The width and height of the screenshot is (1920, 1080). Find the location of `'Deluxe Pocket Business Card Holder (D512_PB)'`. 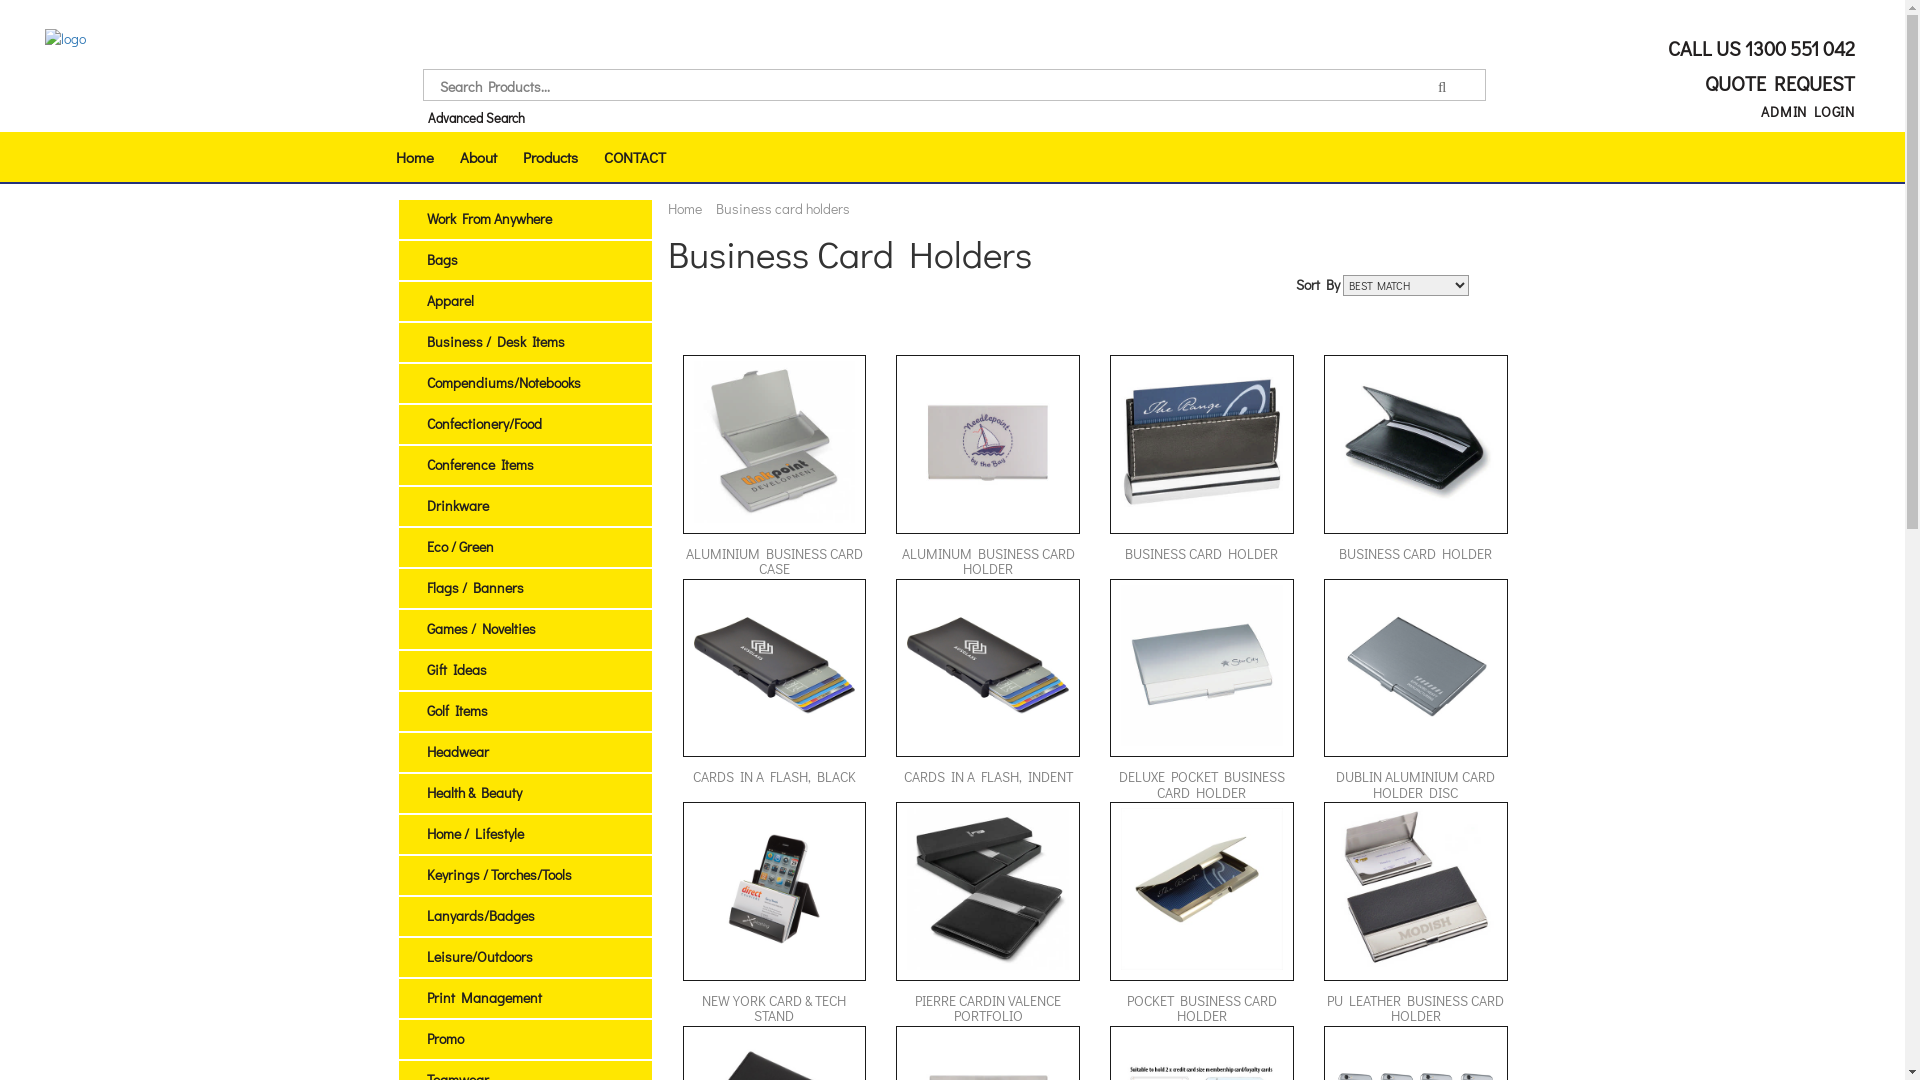

'Deluxe Pocket Business Card Holder (D512_PB)' is located at coordinates (1200, 666).